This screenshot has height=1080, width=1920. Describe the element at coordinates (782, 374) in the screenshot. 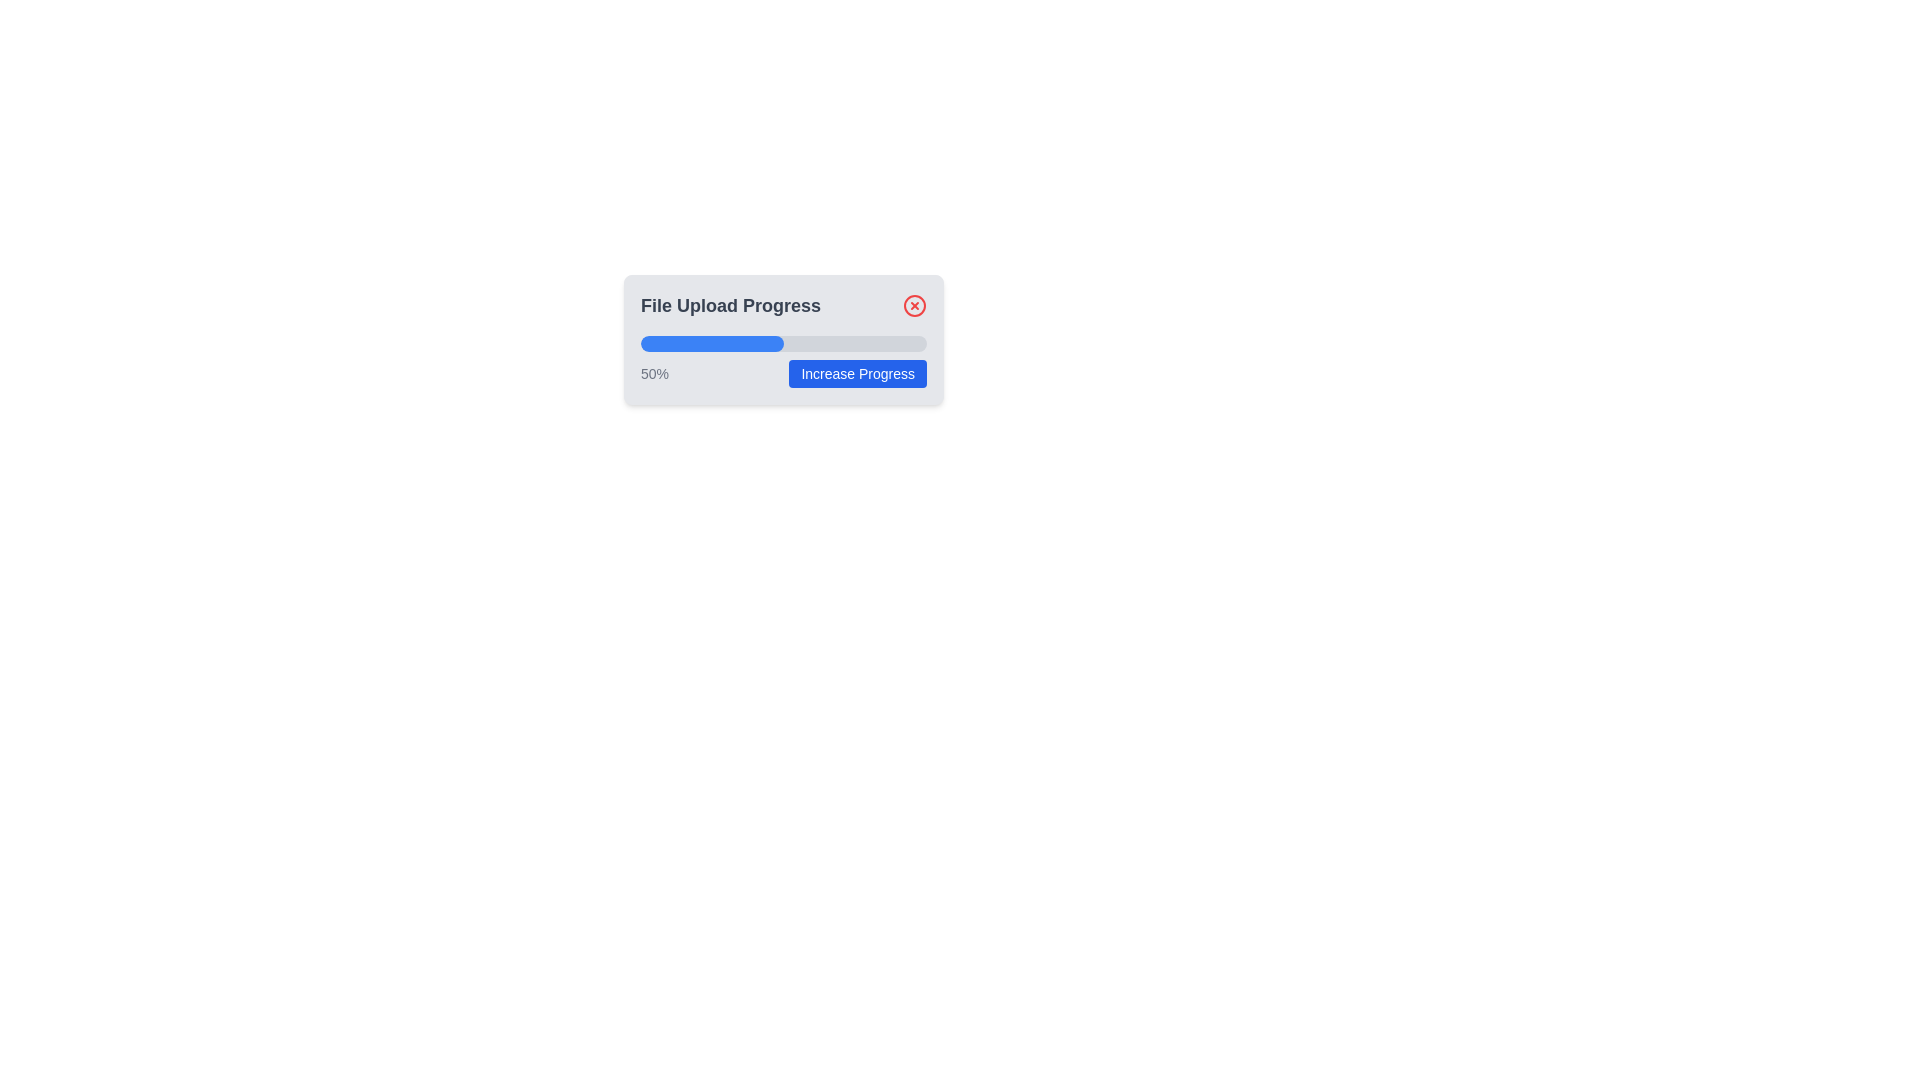

I see `the 'Increase Progress' button located to the right of the '50%' text display within the 'File Upload Progress' section for keyboard interaction` at that location.